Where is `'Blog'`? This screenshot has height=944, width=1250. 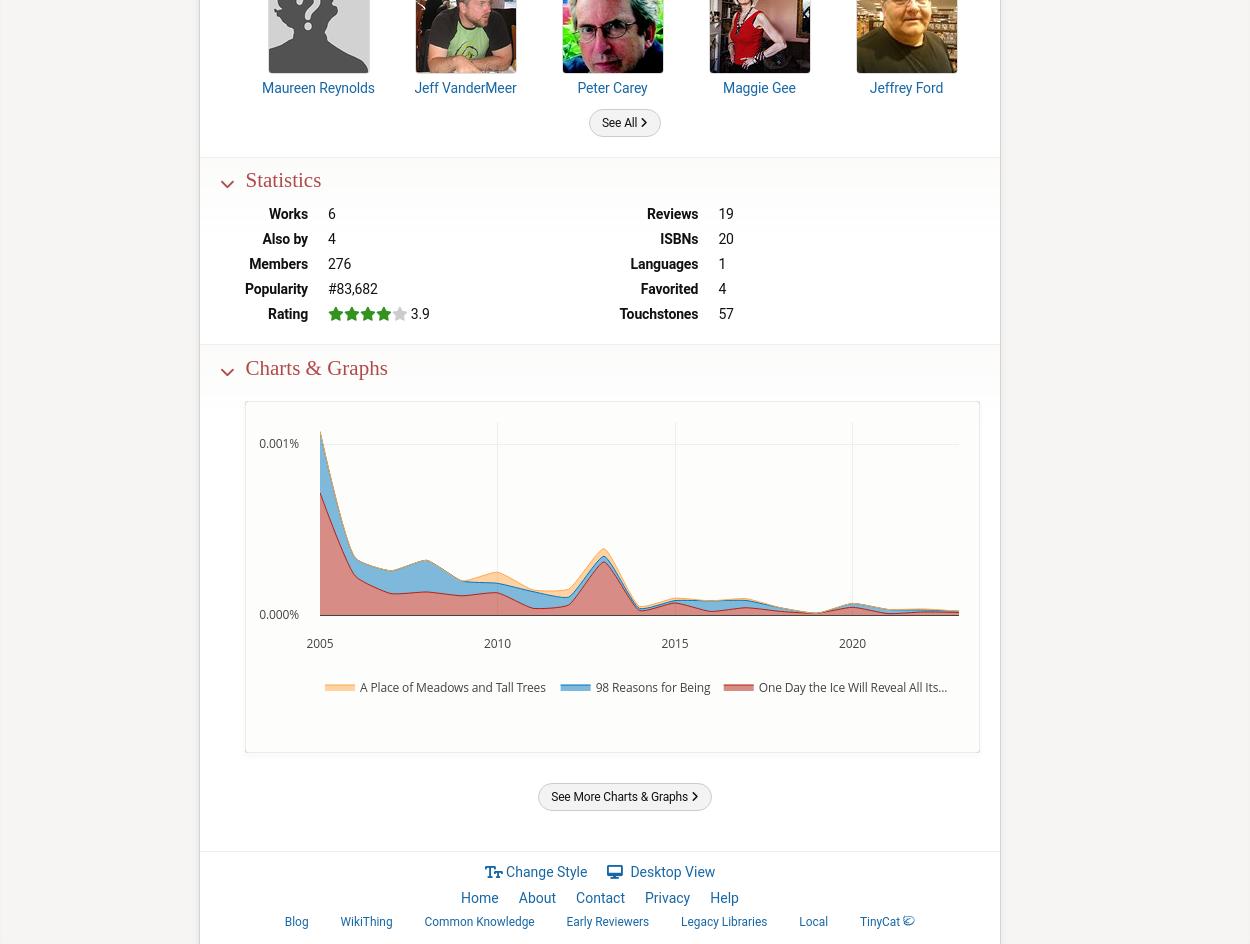 'Blog' is located at coordinates (296, 919).